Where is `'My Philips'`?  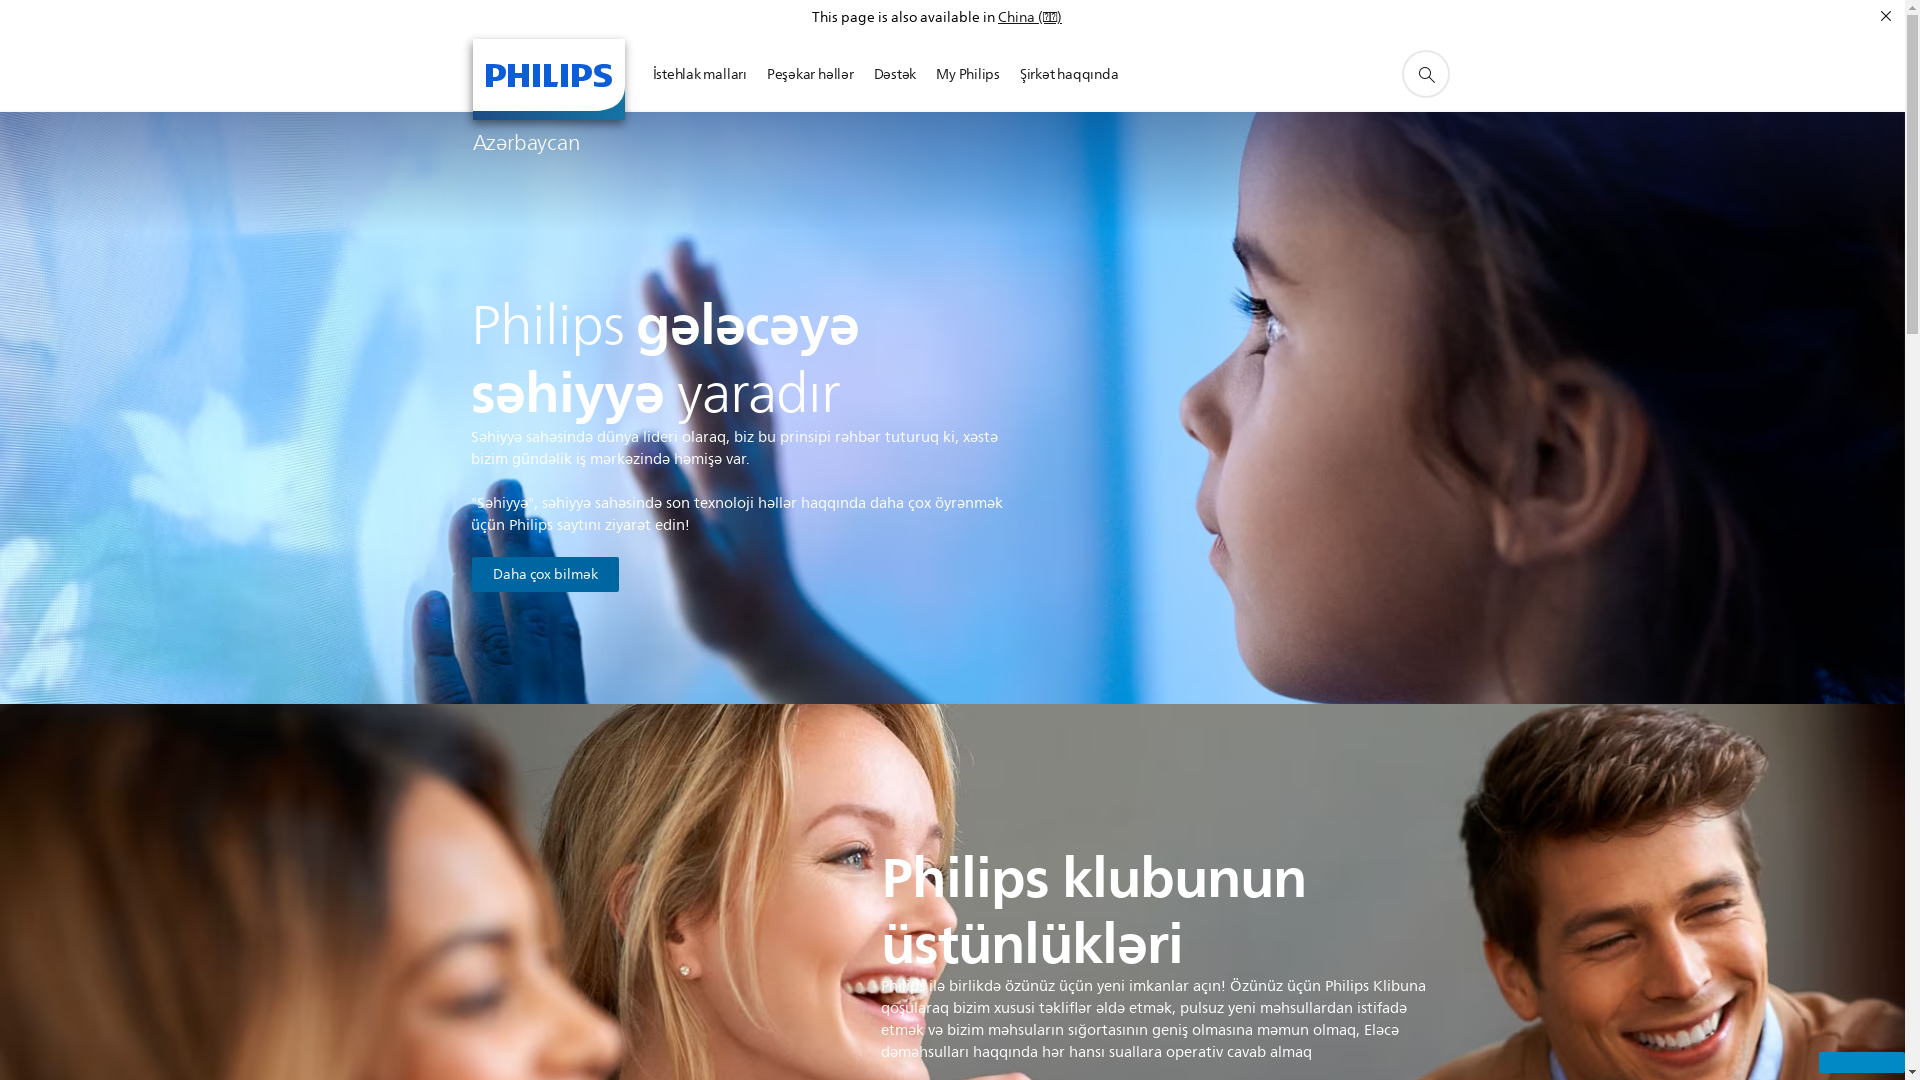 'My Philips' is located at coordinates (968, 73).